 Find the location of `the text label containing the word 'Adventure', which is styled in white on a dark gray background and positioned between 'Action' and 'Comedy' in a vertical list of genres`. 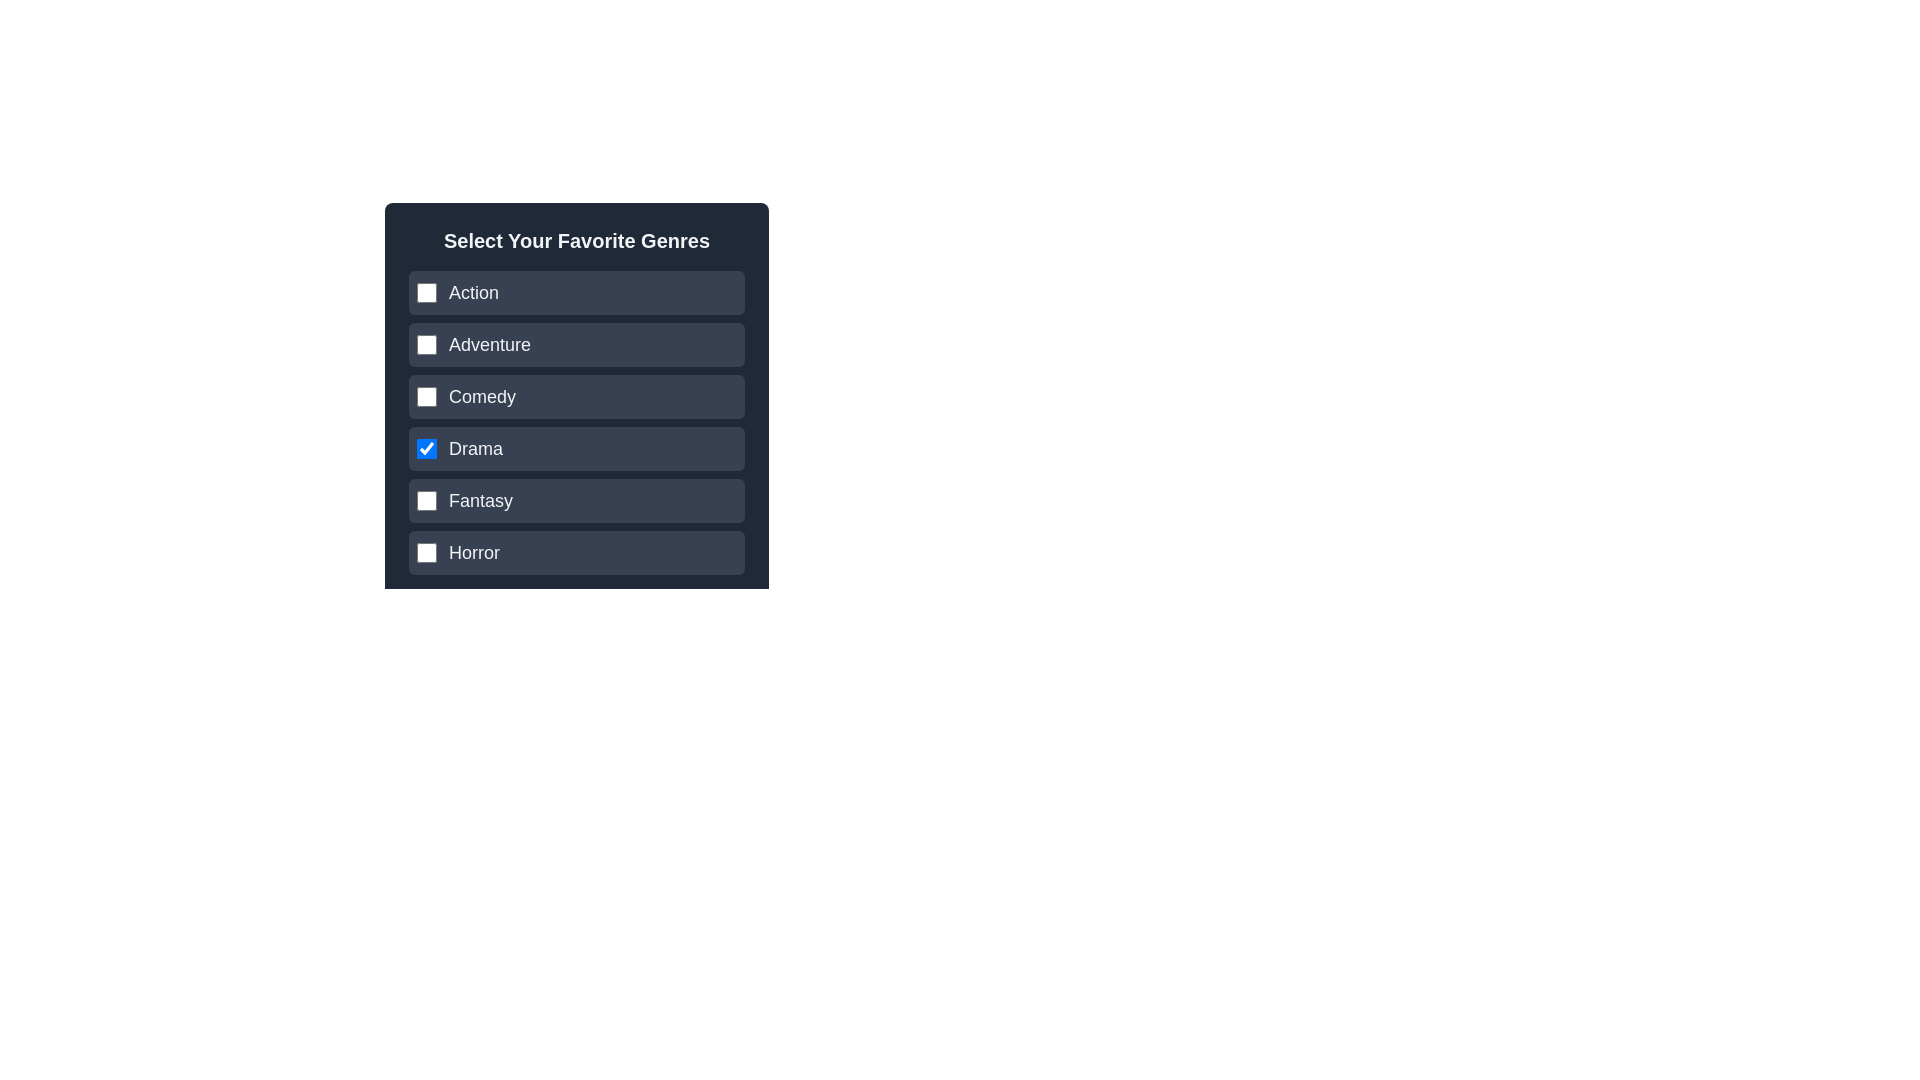

the text label containing the word 'Adventure', which is styled in white on a dark gray background and positioned between 'Action' and 'Comedy' in a vertical list of genres is located at coordinates (489, 343).